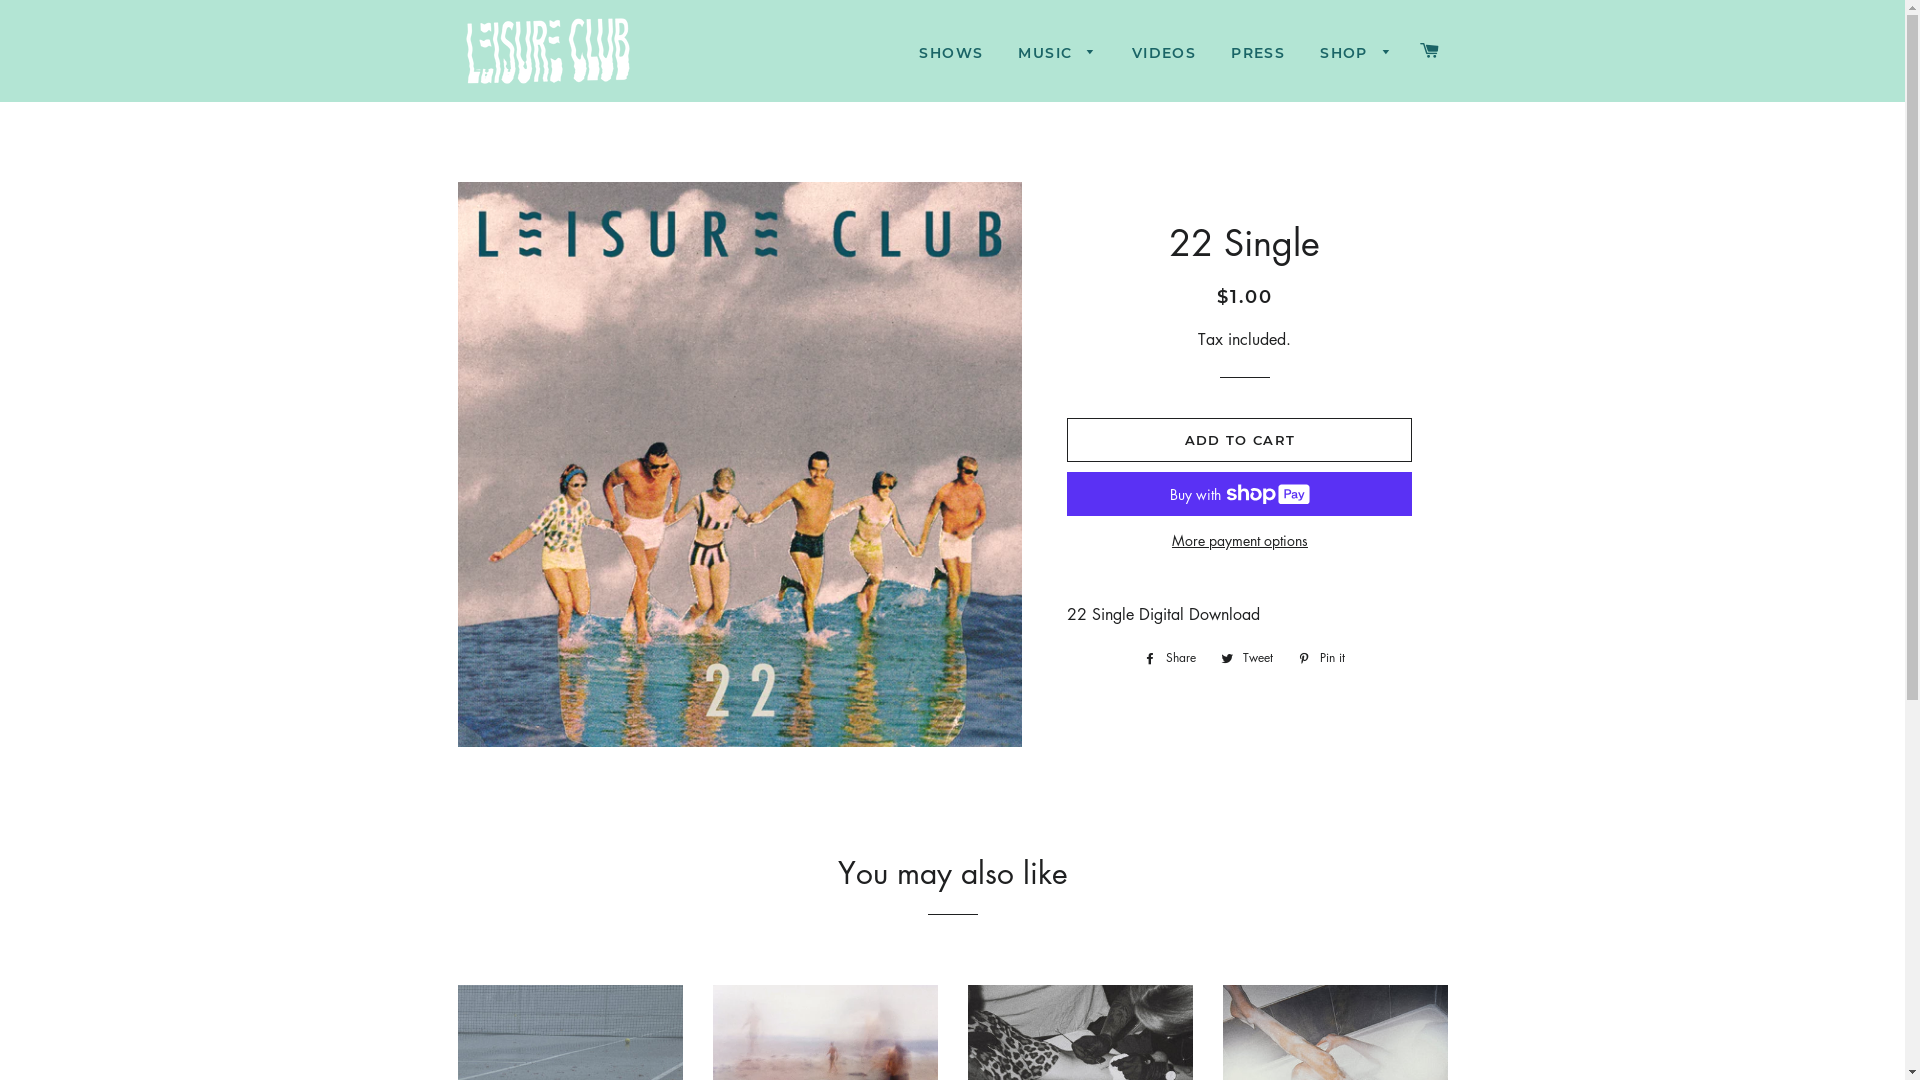 The image size is (1920, 1080). What do you see at coordinates (1170, 658) in the screenshot?
I see `'Share` at bounding box center [1170, 658].